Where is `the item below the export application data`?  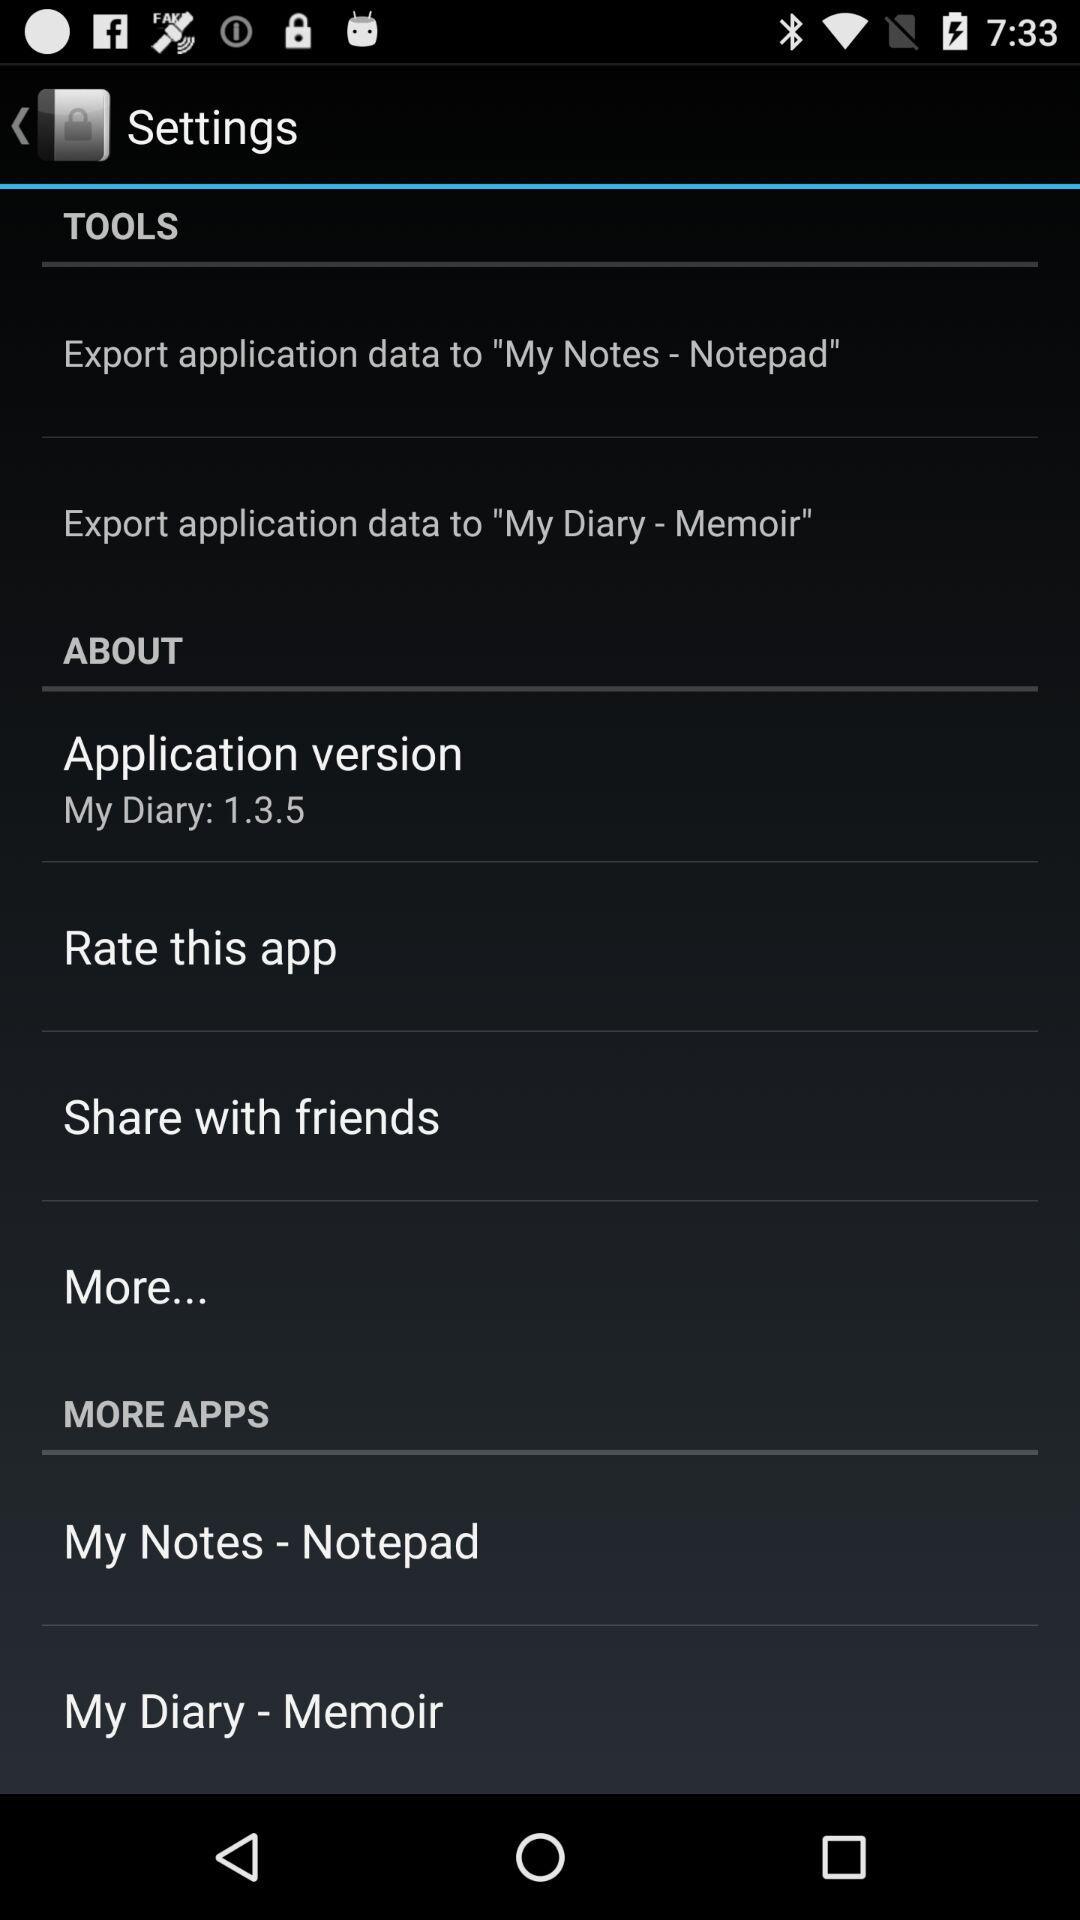 the item below the export application data is located at coordinates (540, 649).